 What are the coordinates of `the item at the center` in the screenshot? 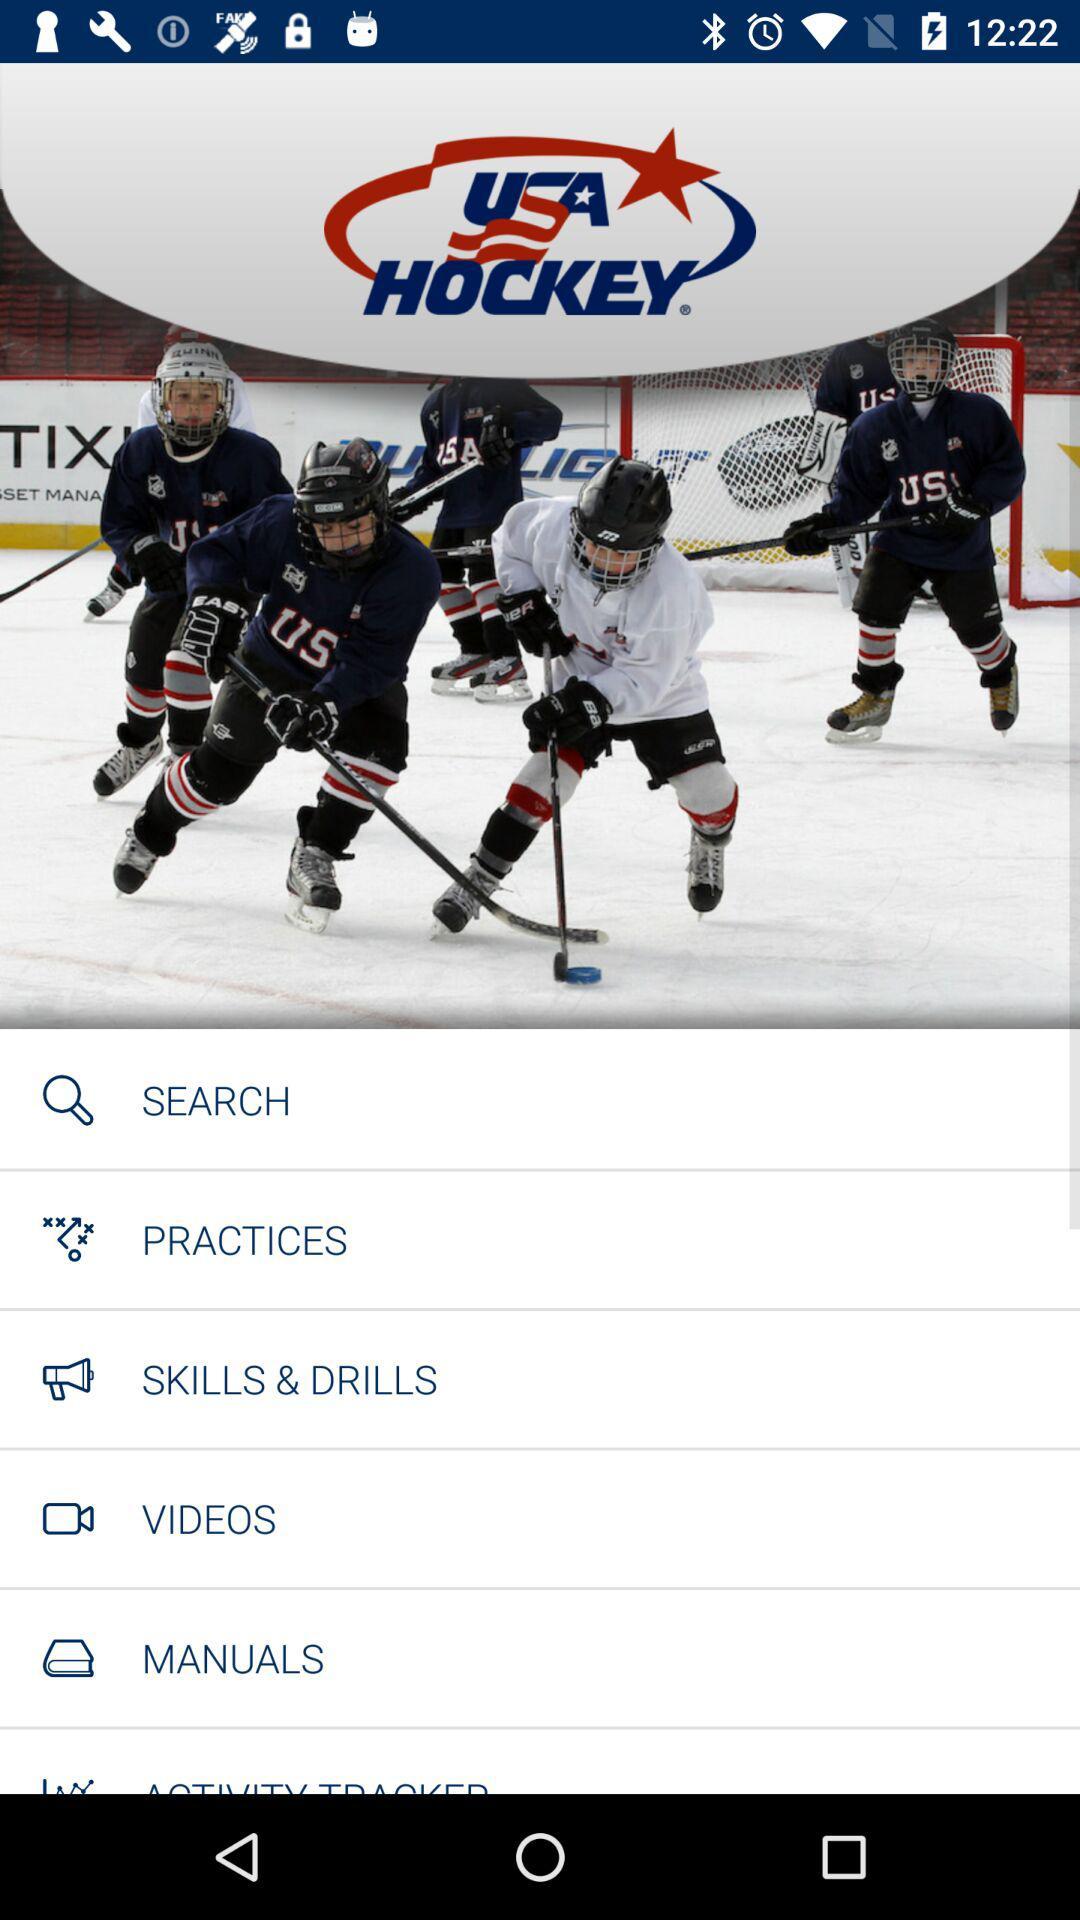 It's located at (540, 1008).